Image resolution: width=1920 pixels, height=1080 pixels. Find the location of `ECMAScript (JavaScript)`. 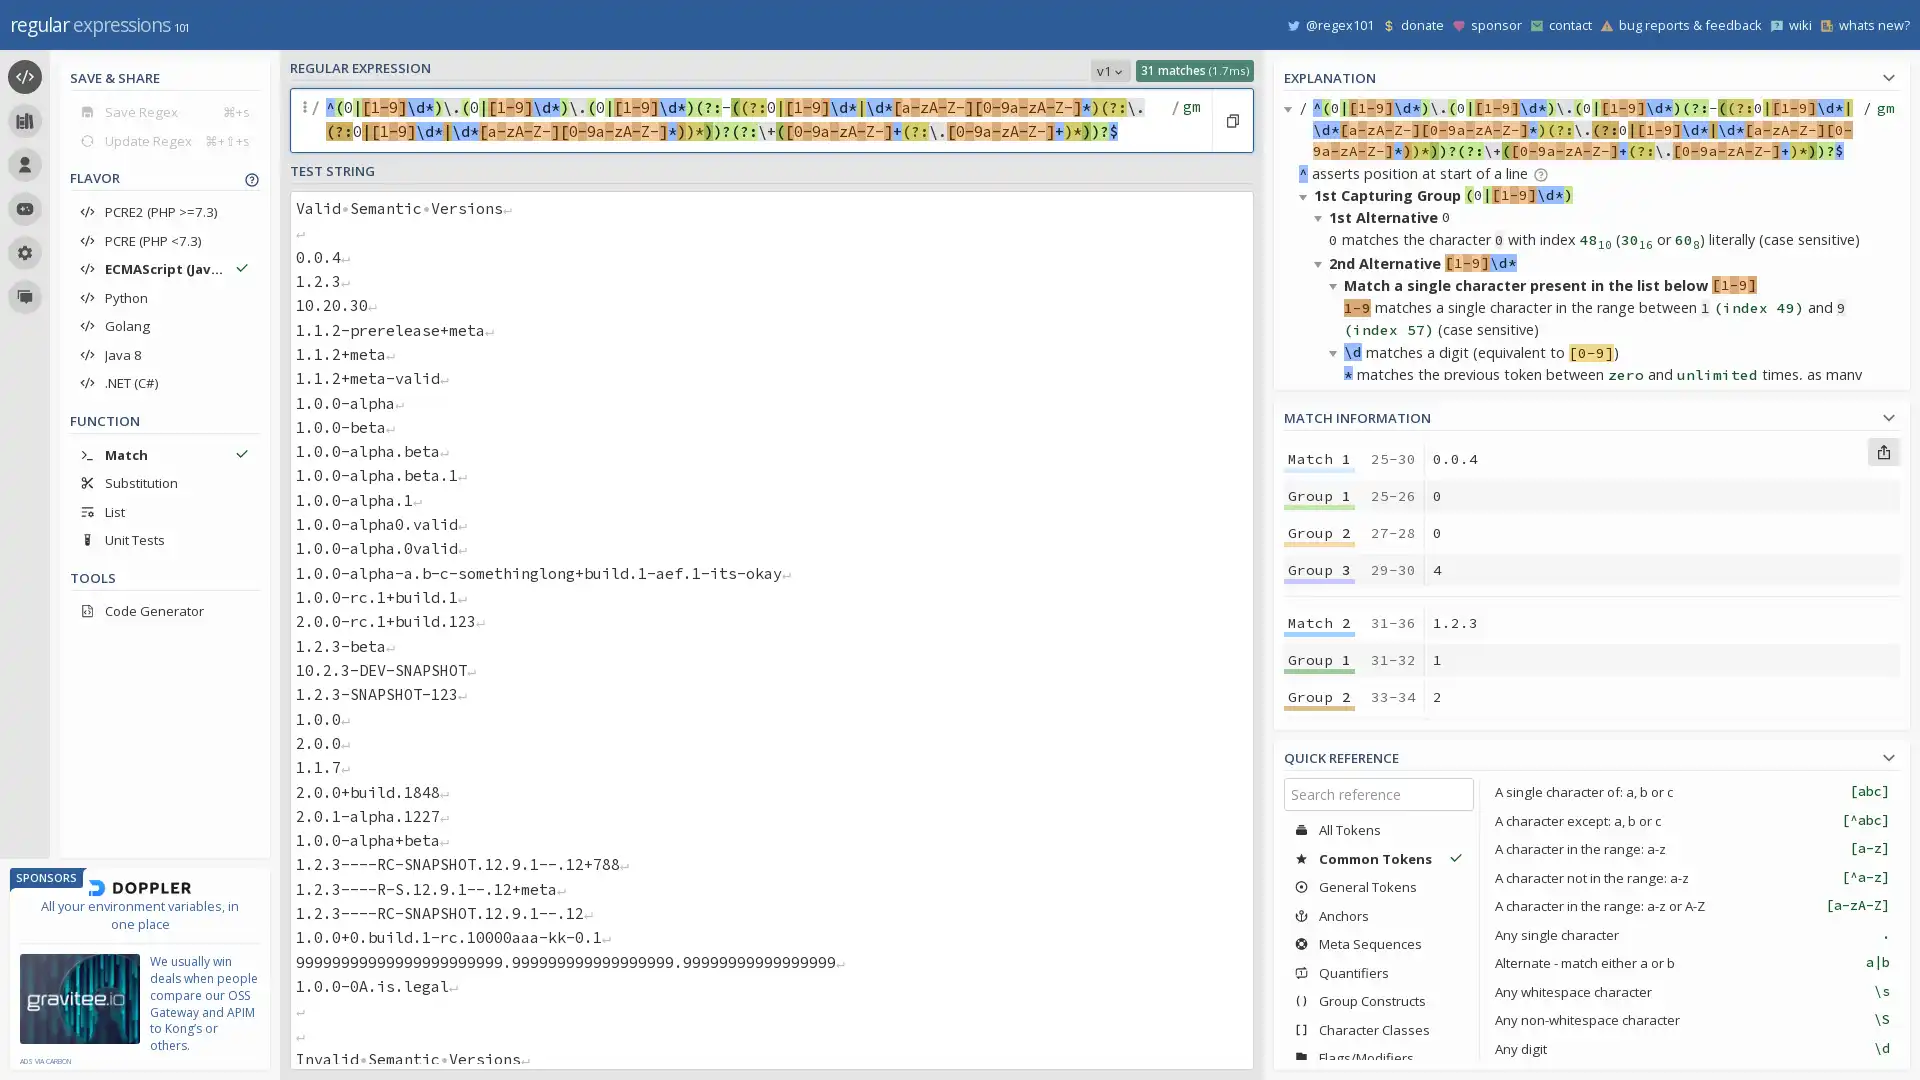

ECMAScript (JavaScript) is located at coordinates (164, 268).